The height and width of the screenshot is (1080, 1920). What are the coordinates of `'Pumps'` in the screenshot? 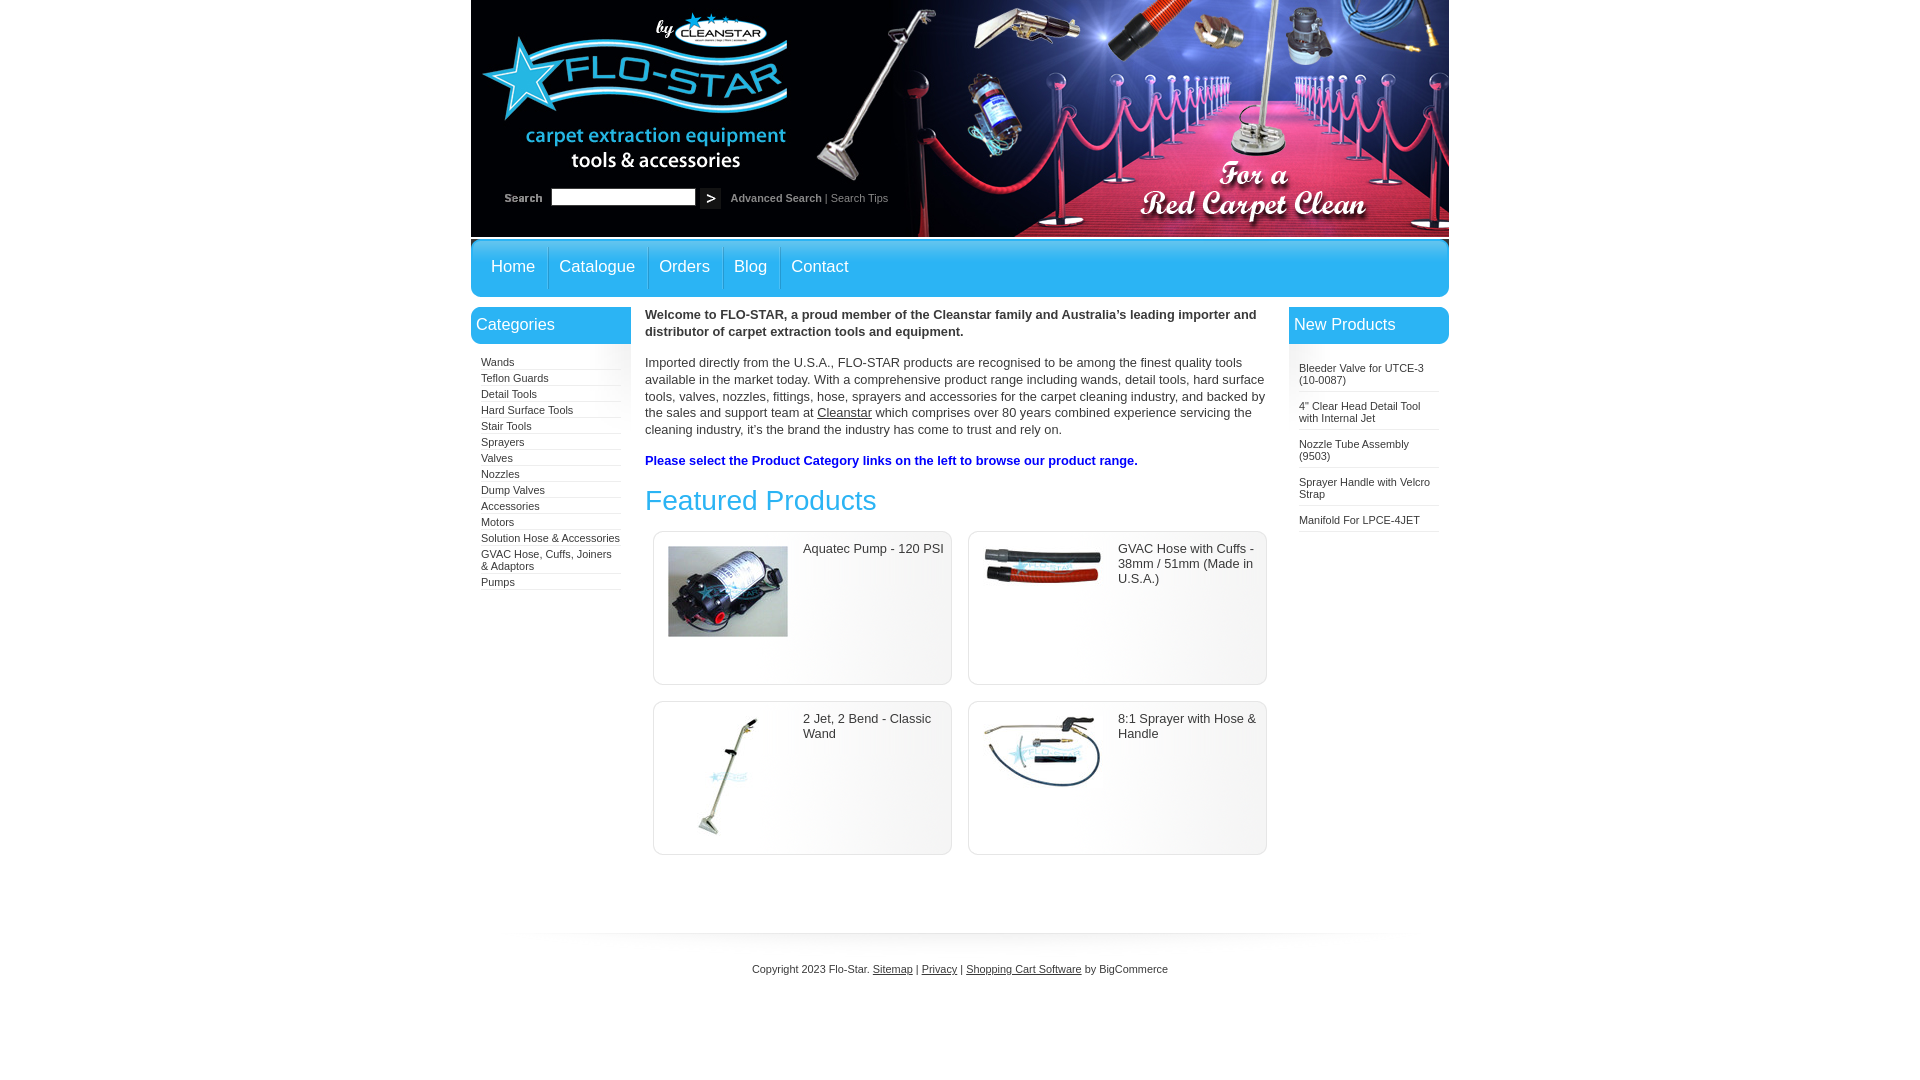 It's located at (498, 582).